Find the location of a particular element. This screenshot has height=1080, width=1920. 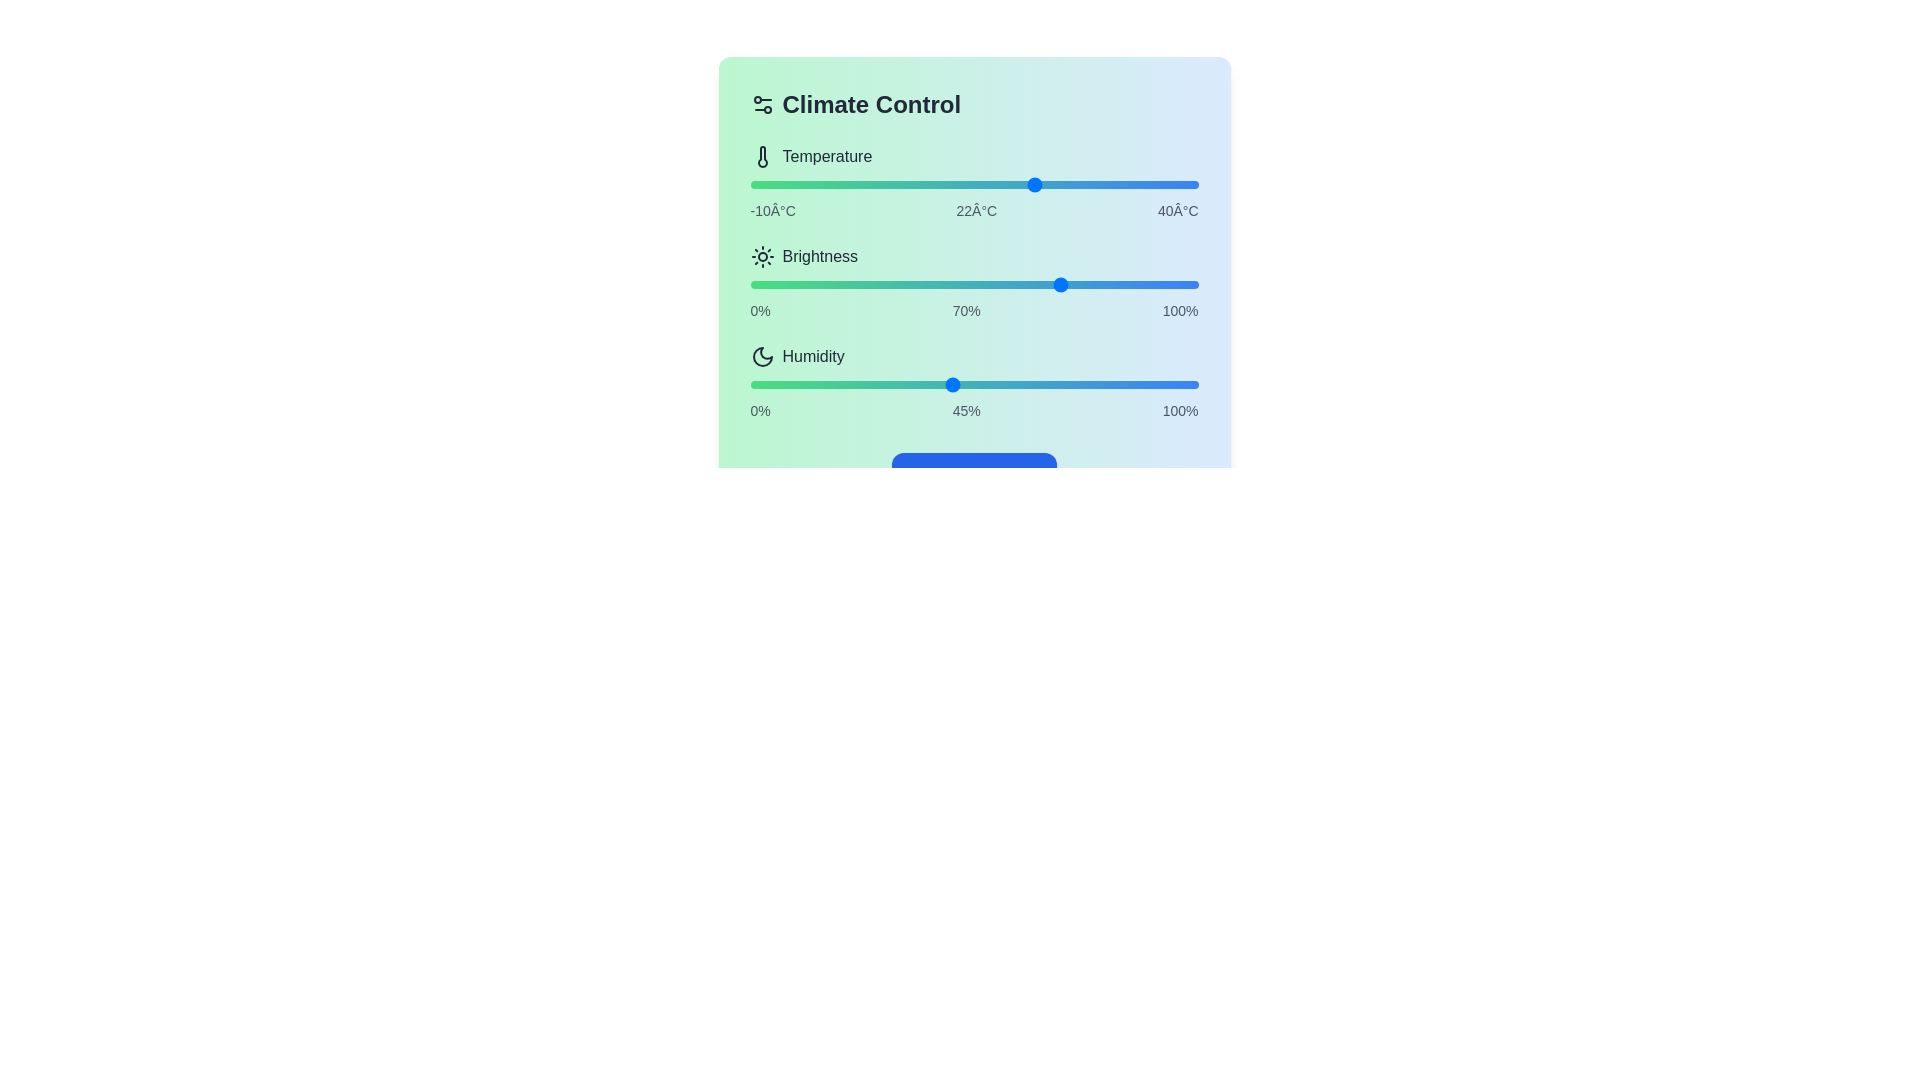

the humidity level is located at coordinates (1103, 385).